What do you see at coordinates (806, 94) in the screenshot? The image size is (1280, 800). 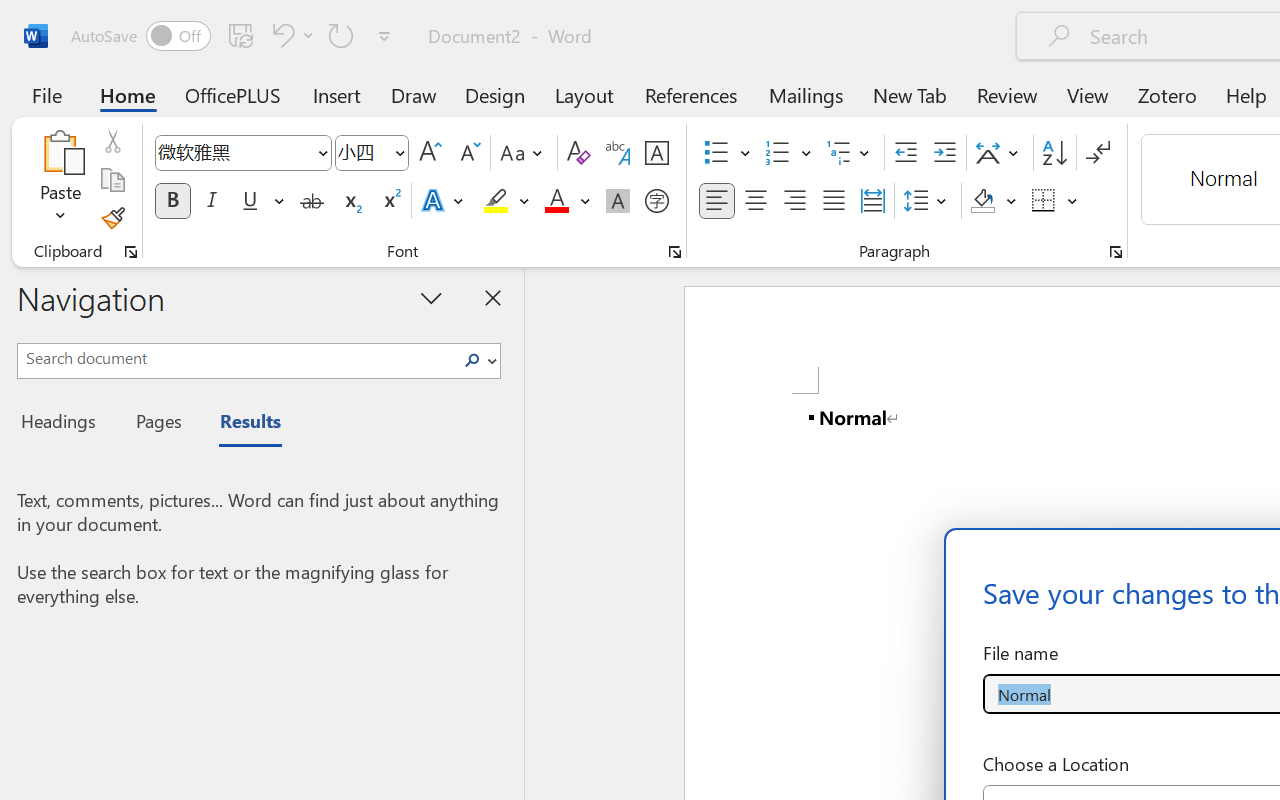 I see `'Mailings'` at bounding box center [806, 94].